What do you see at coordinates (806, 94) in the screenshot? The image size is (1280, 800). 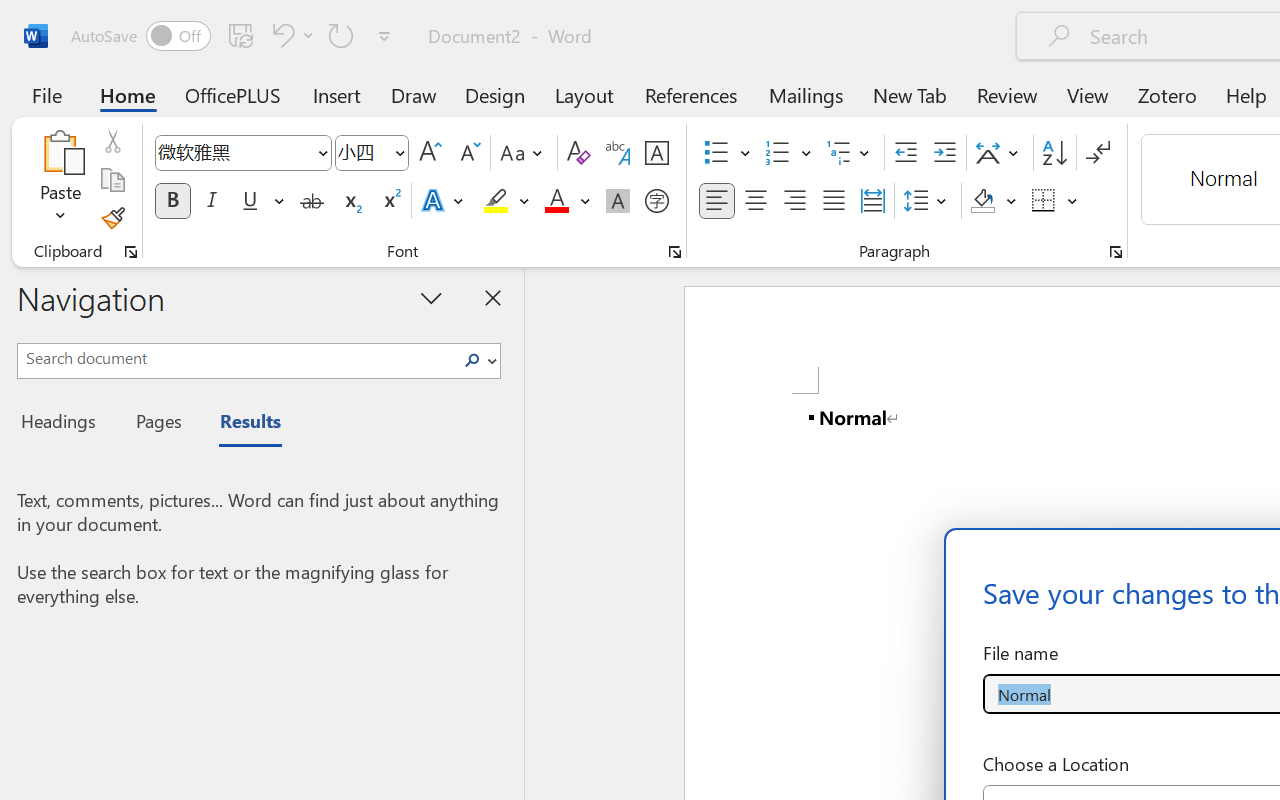 I see `'Mailings'` at bounding box center [806, 94].